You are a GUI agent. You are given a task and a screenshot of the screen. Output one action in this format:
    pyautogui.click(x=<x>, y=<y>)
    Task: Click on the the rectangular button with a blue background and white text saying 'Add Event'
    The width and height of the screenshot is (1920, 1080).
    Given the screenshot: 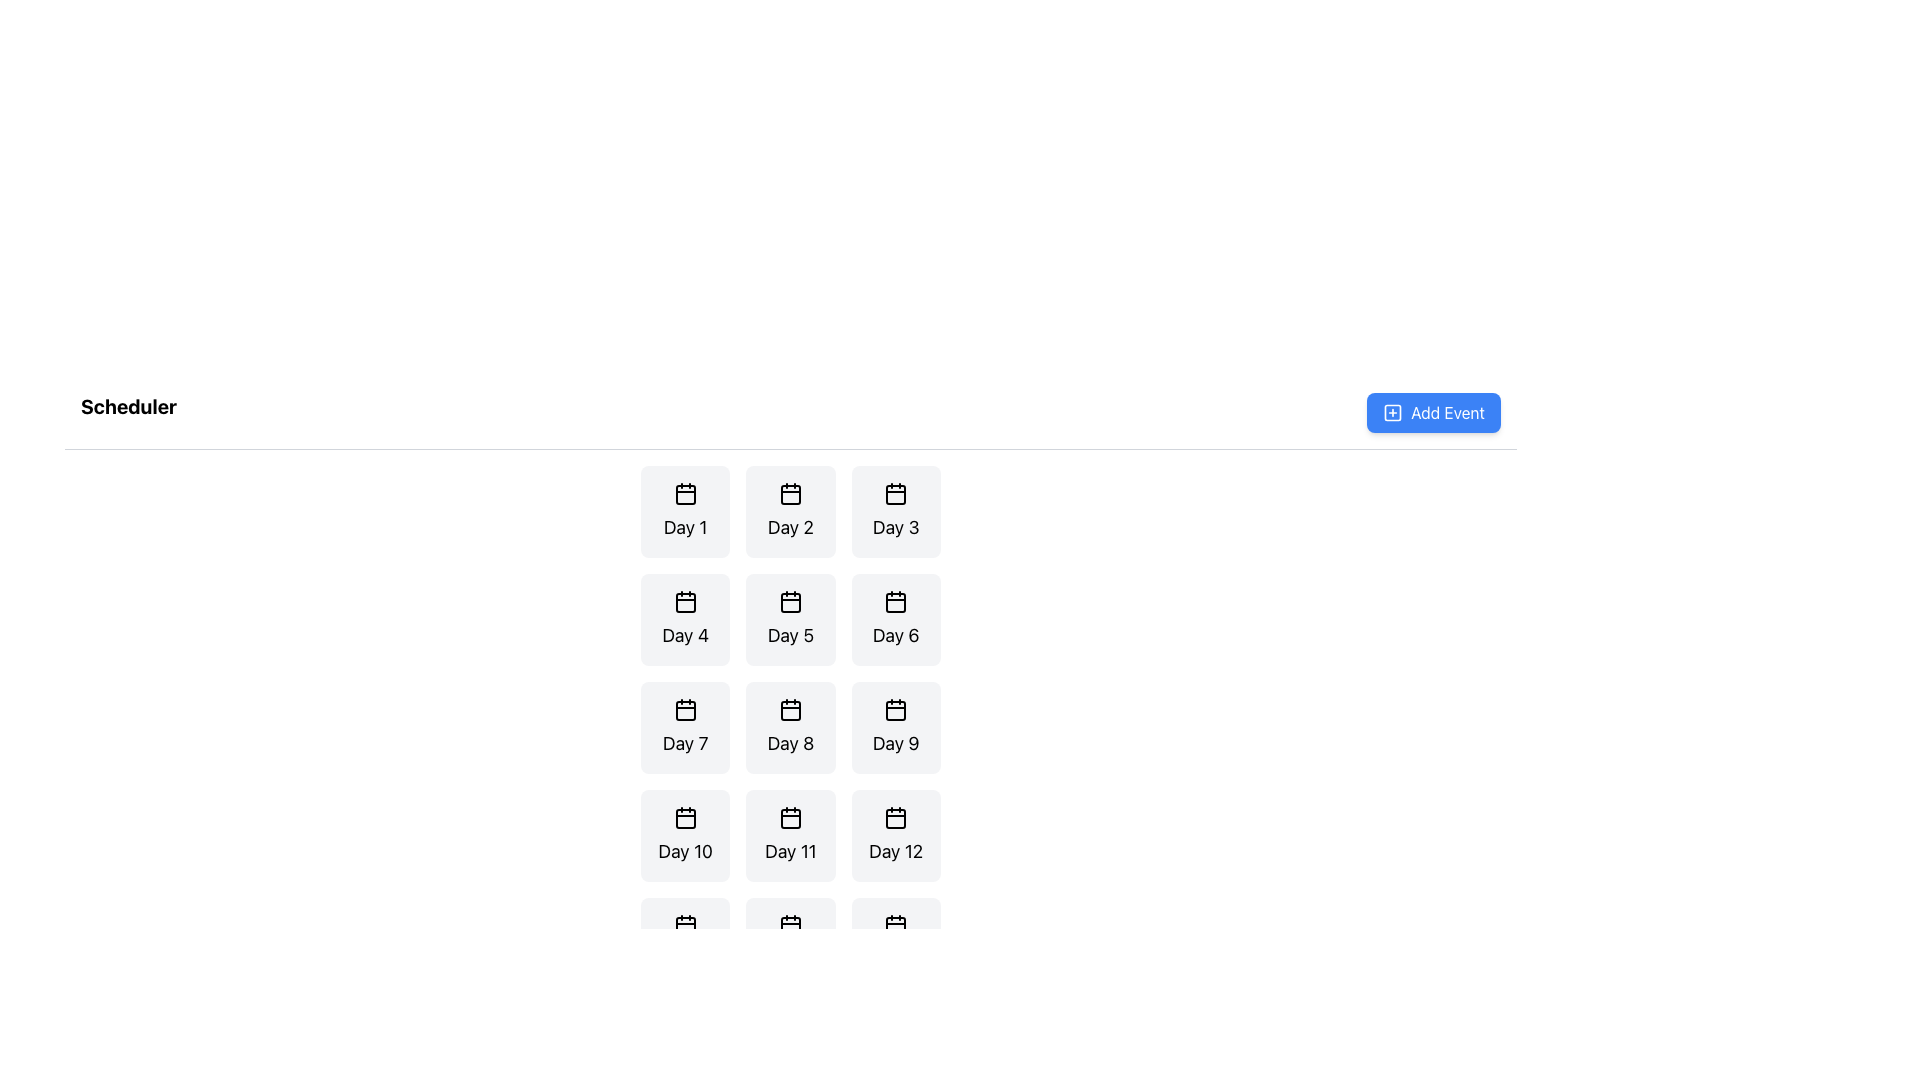 What is the action you would take?
    pyautogui.click(x=1433, y=411)
    